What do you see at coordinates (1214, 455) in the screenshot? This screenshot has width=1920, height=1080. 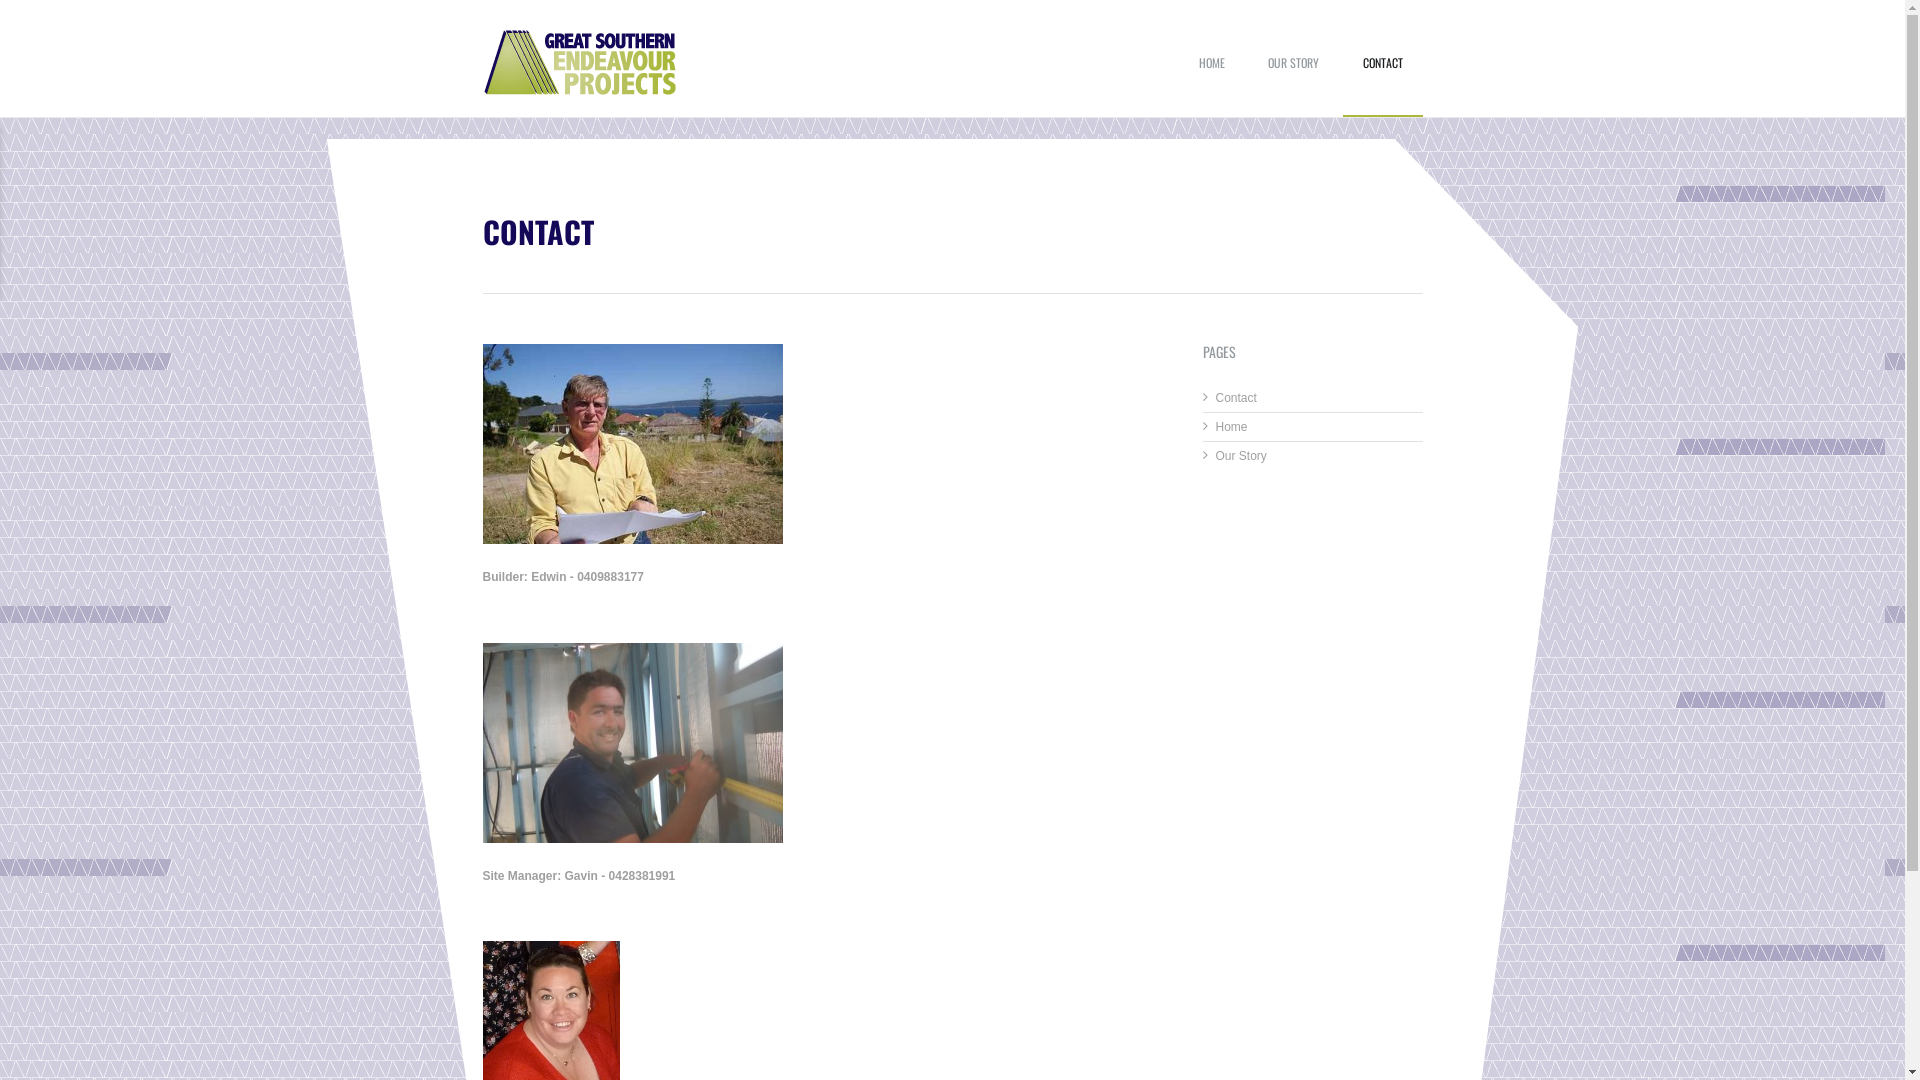 I see `'Our Story'` at bounding box center [1214, 455].